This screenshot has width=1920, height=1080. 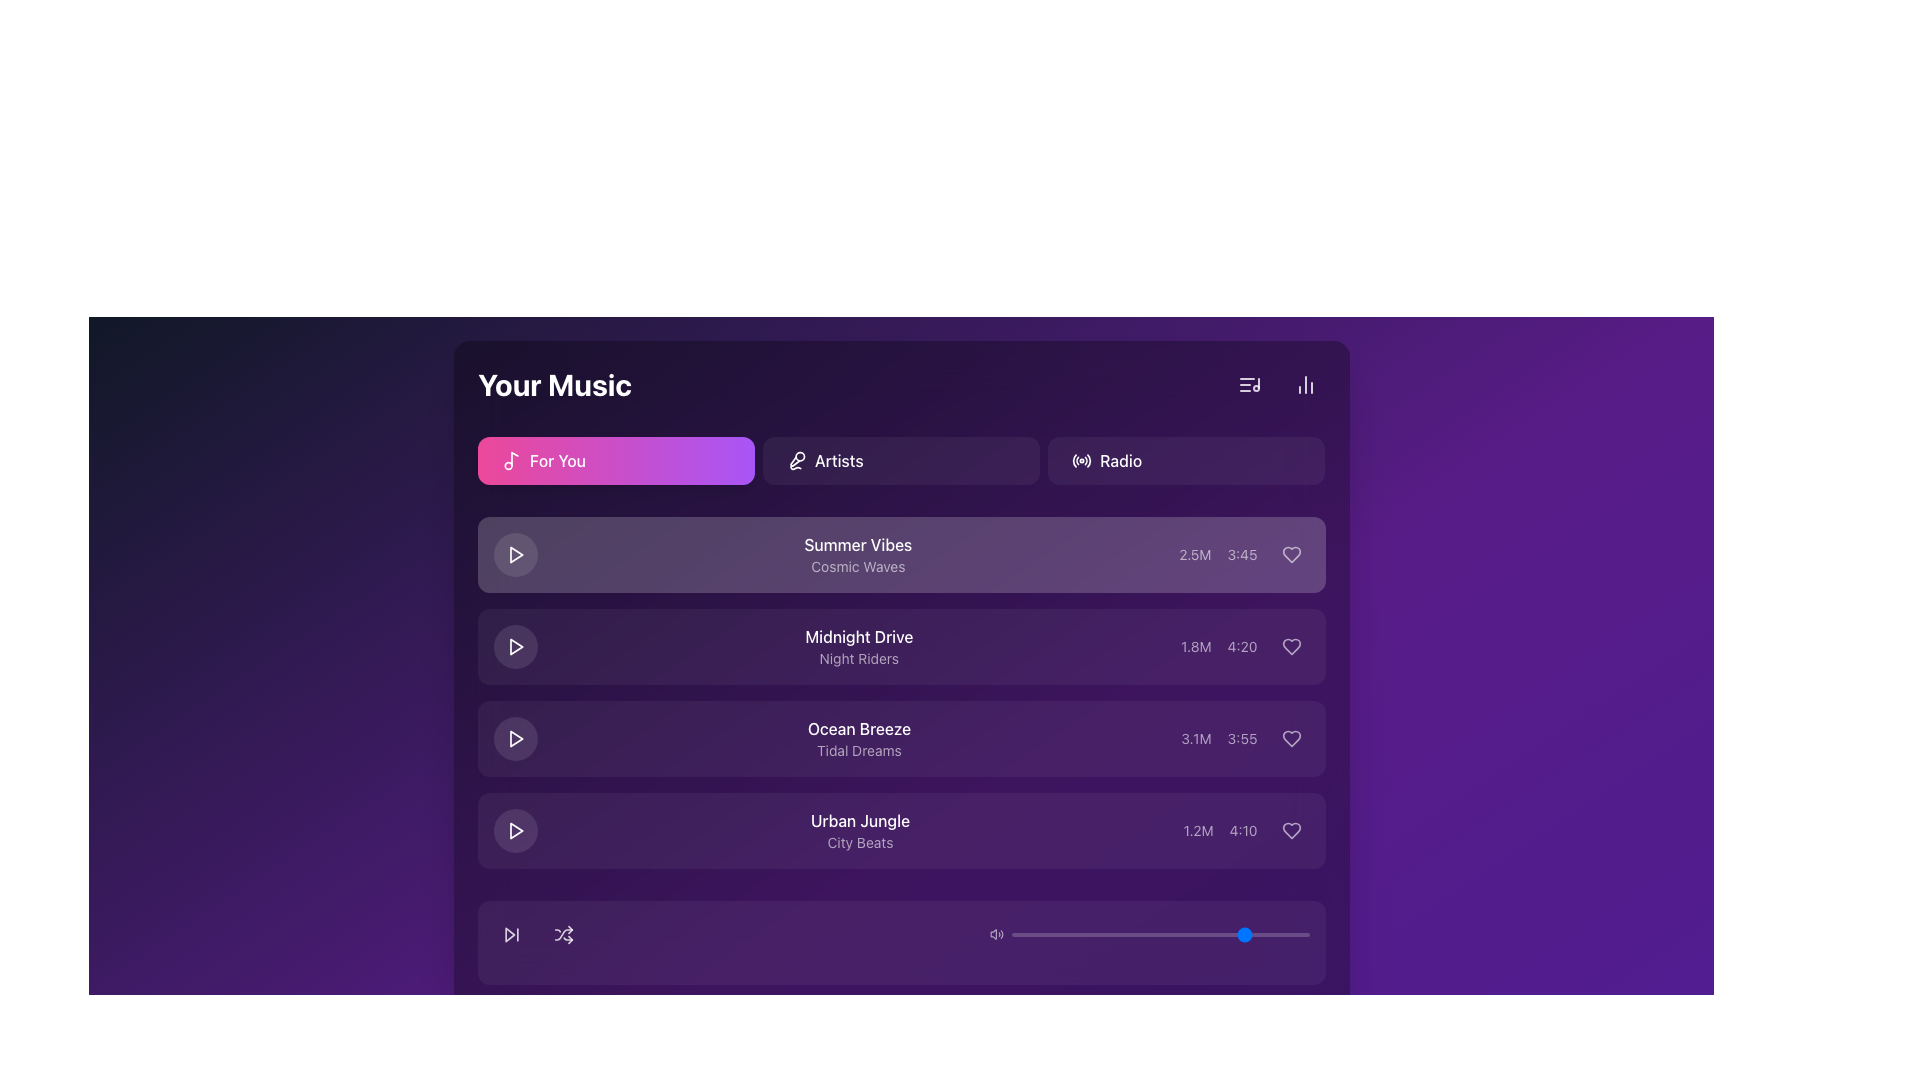 What do you see at coordinates (858, 555) in the screenshot?
I see `the content of the text label that displays 'Summer Vibes' and 'Cosmic Waves' in a dark purple panel located under 'Your Music'` at bounding box center [858, 555].